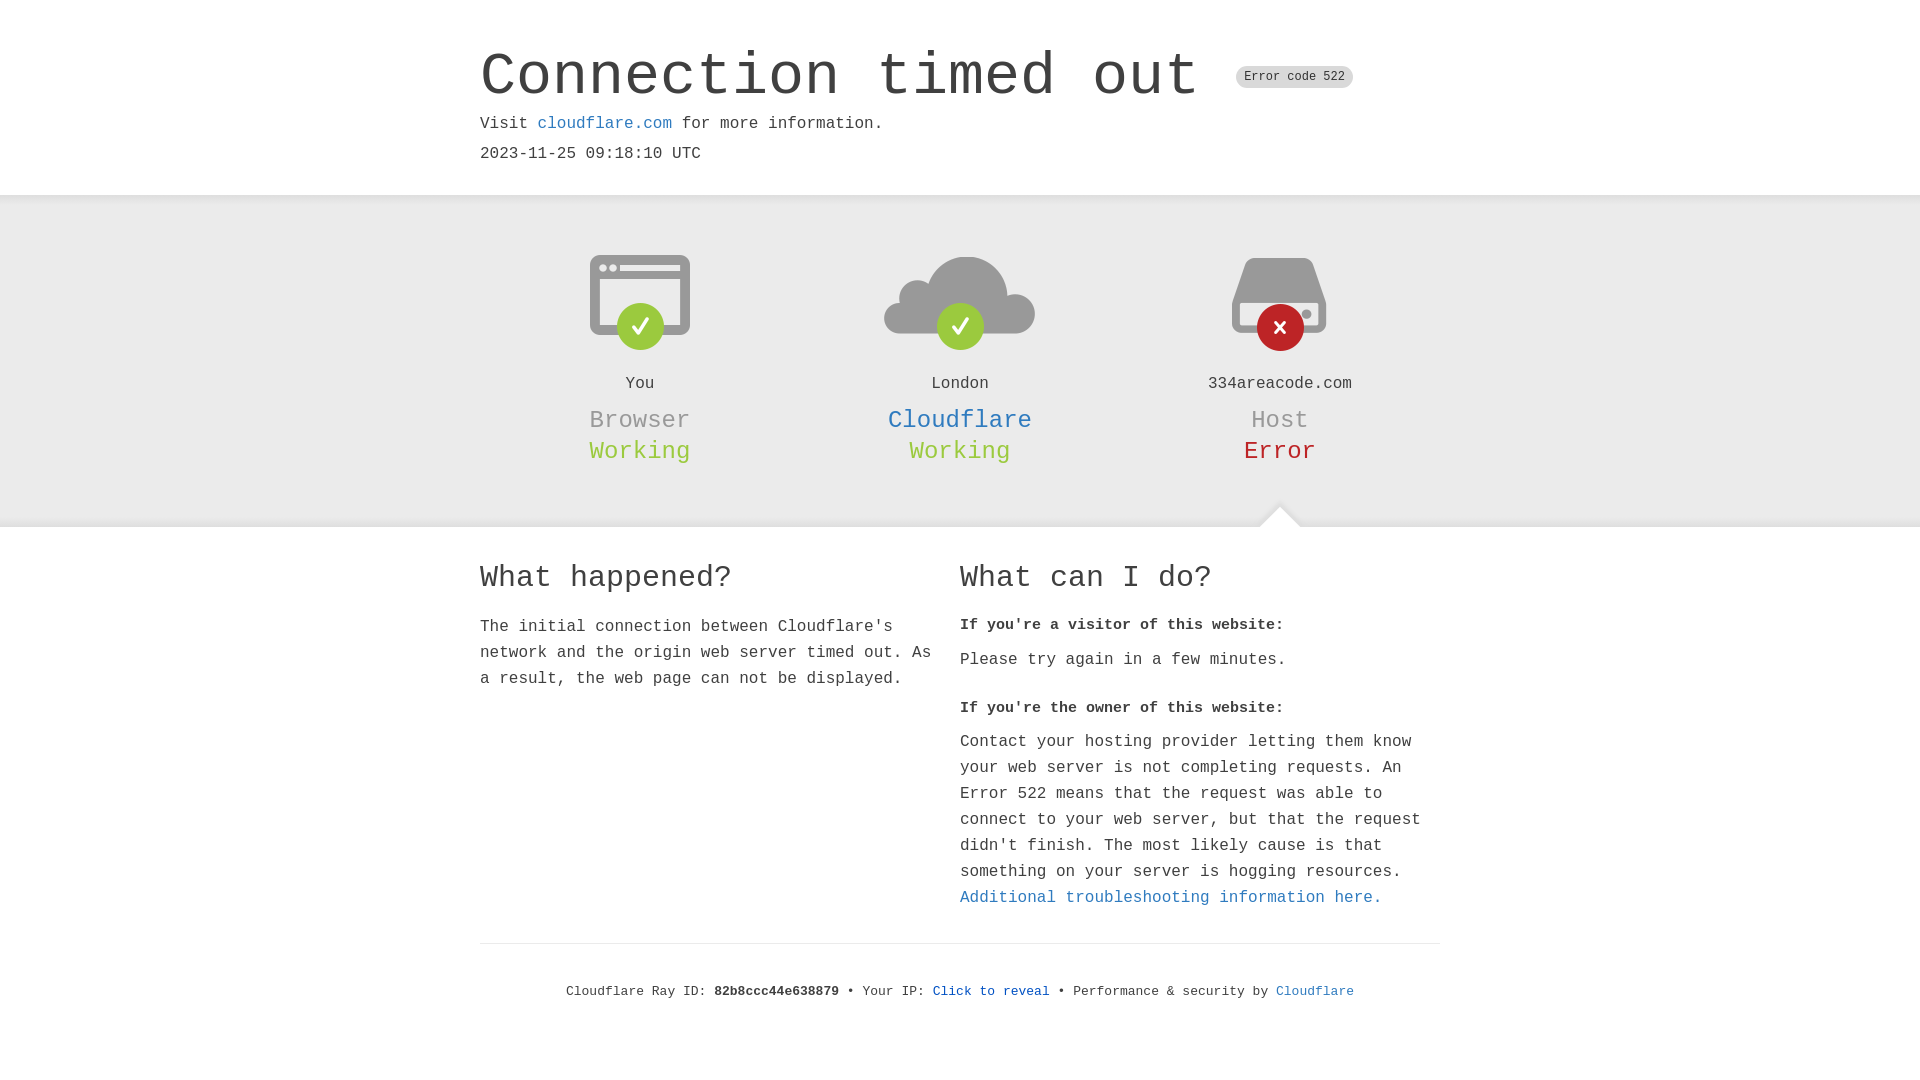  What do you see at coordinates (960, 419) in the screenshot?
I see `'Cloudflare'` at bounding box center [960, 419].